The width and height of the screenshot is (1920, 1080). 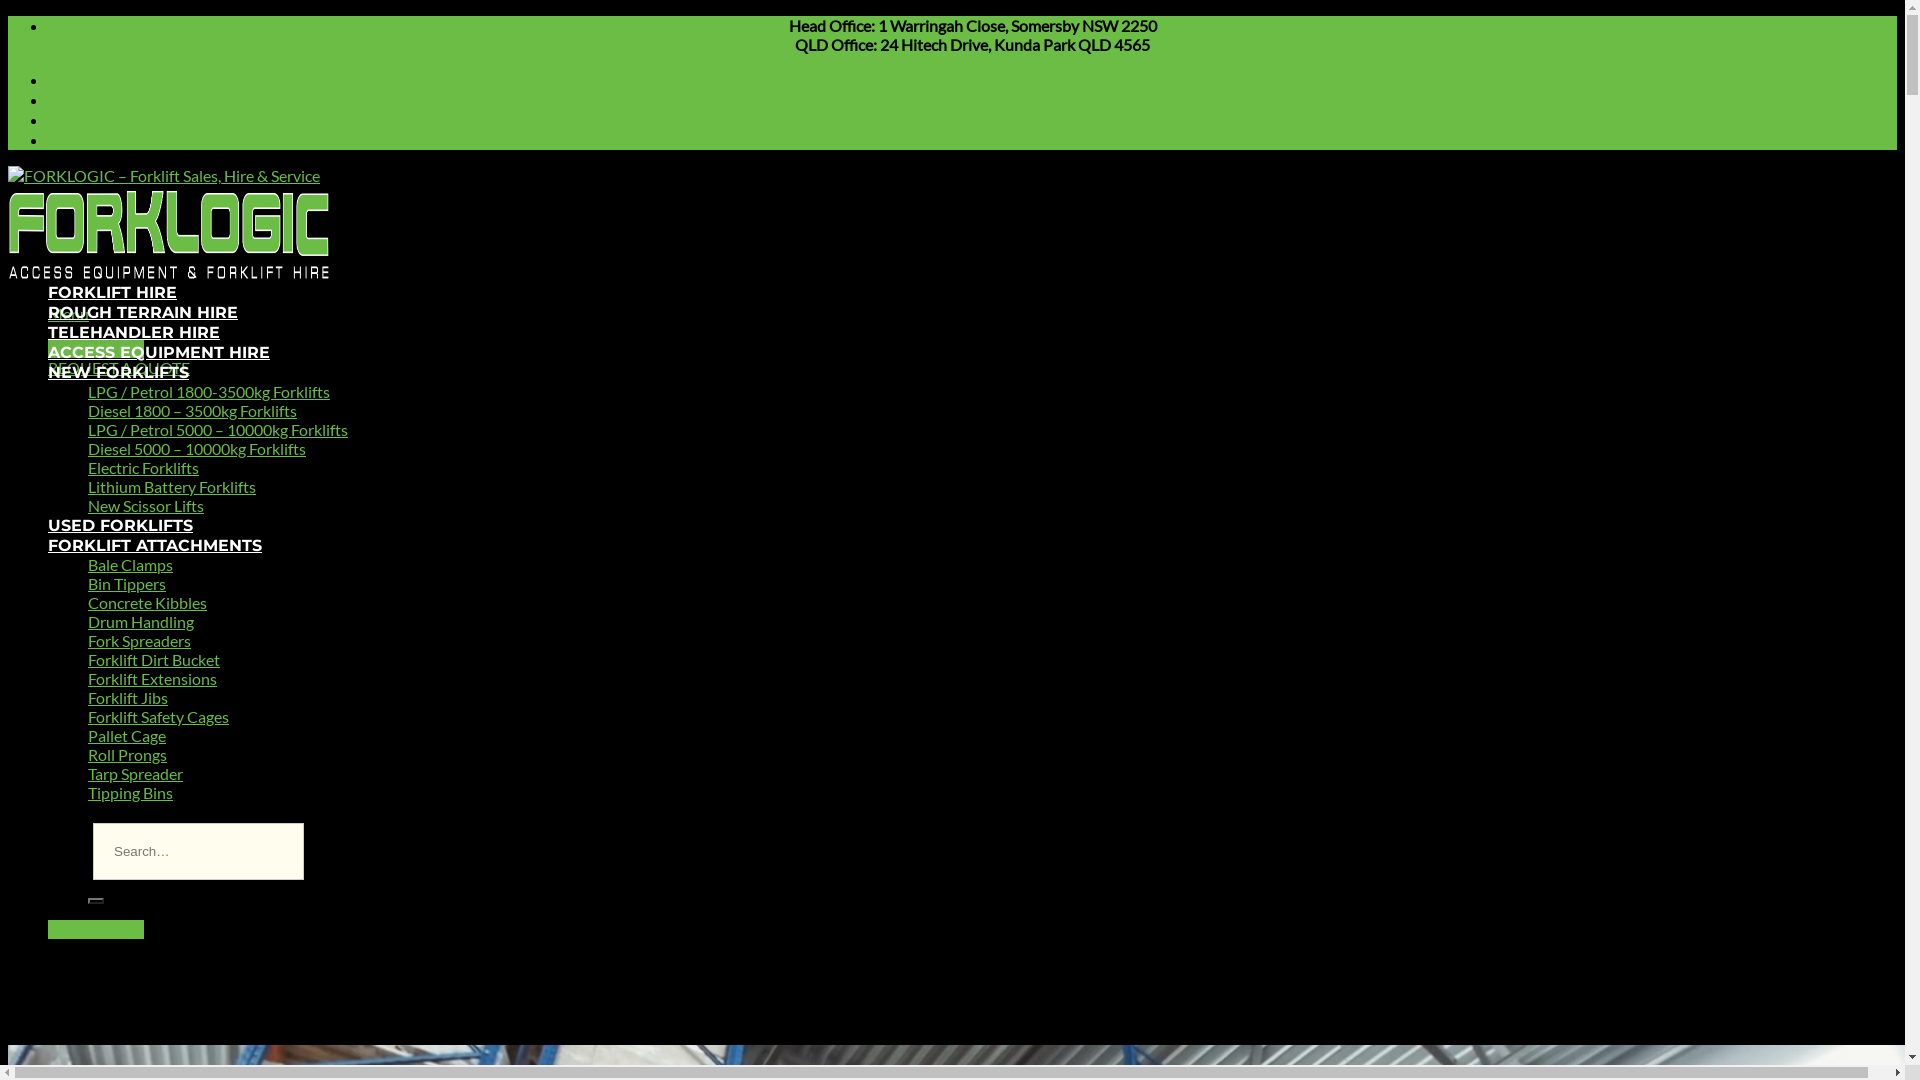 I want to click on 'Tipping Bins', so click(x=129, y=791).